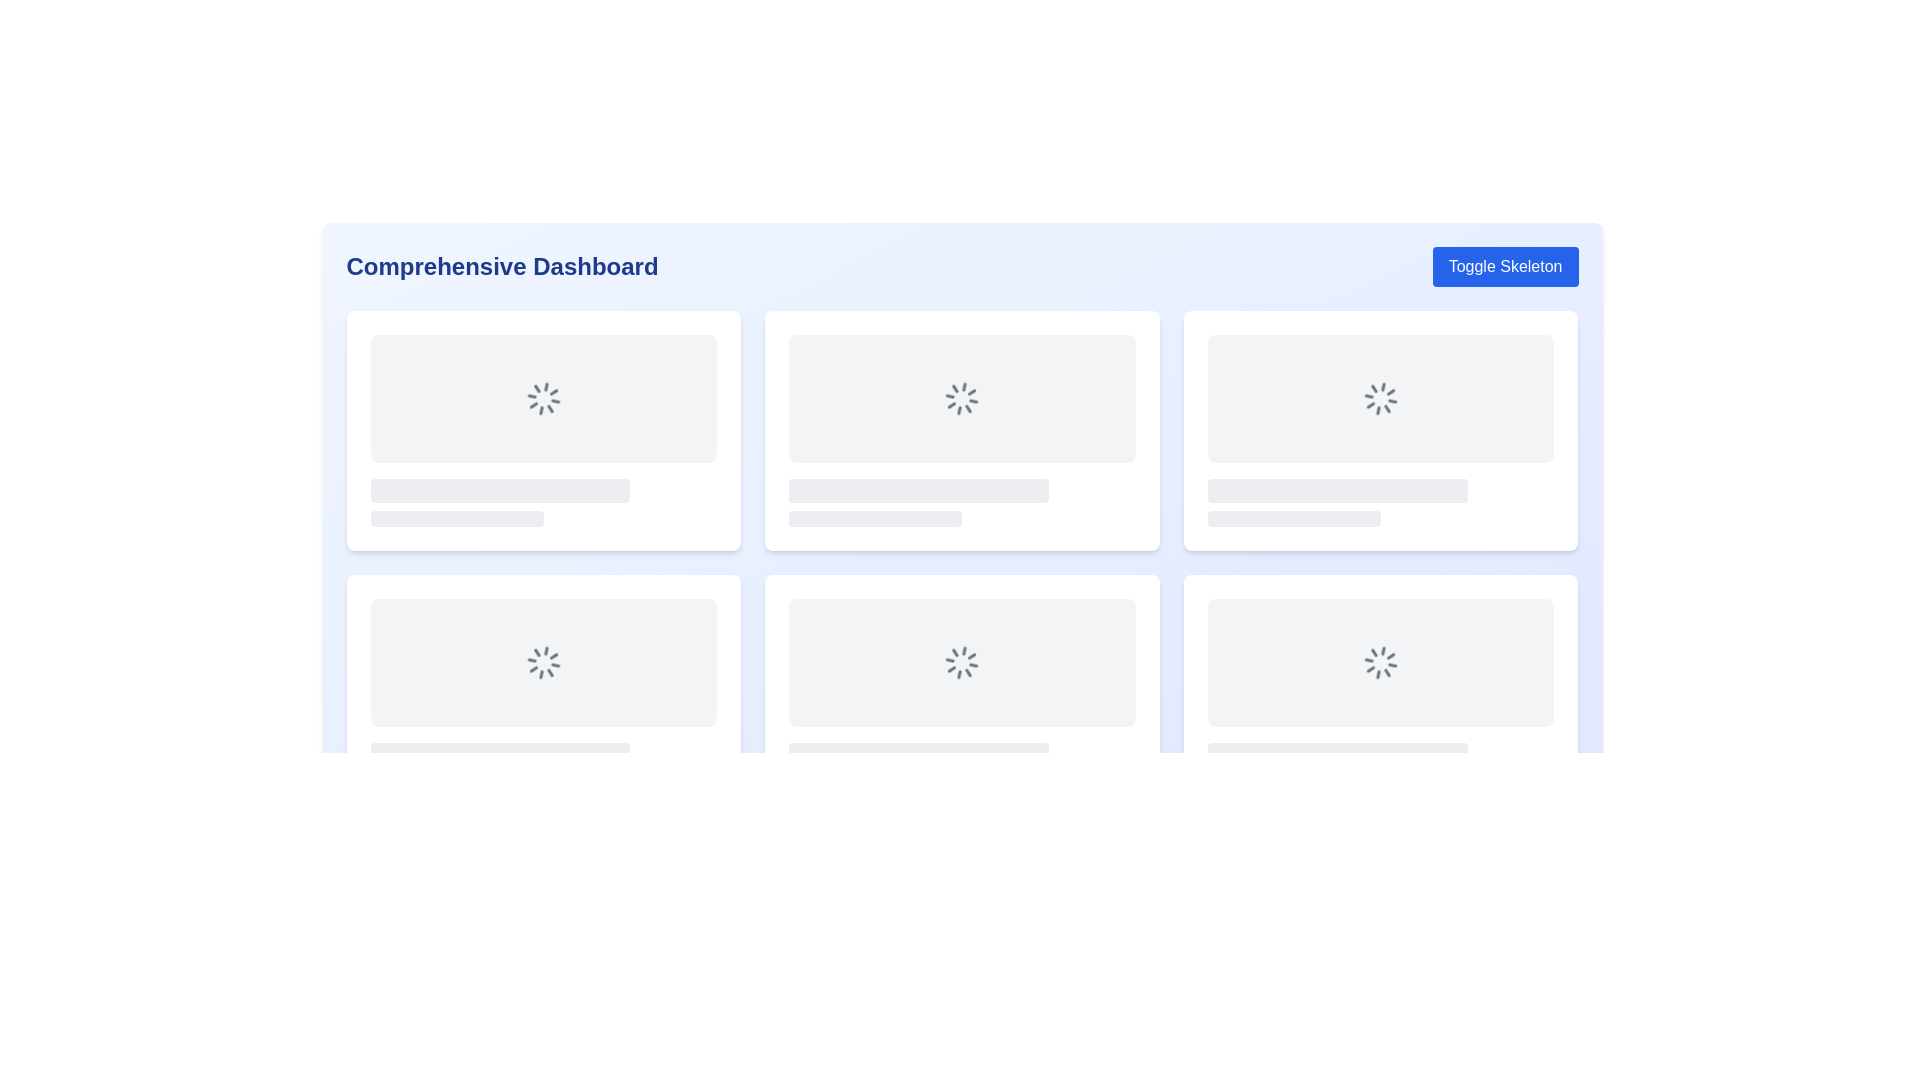 The height and width of the screenshot is (1080, 1920). Describe the element at coordinates (1505, 265) in the screenshot. I see `the toggle visibility button for 'skeleton' elements located in the top-right corner of the 'Comprehensive Dashboard' section` at that location.